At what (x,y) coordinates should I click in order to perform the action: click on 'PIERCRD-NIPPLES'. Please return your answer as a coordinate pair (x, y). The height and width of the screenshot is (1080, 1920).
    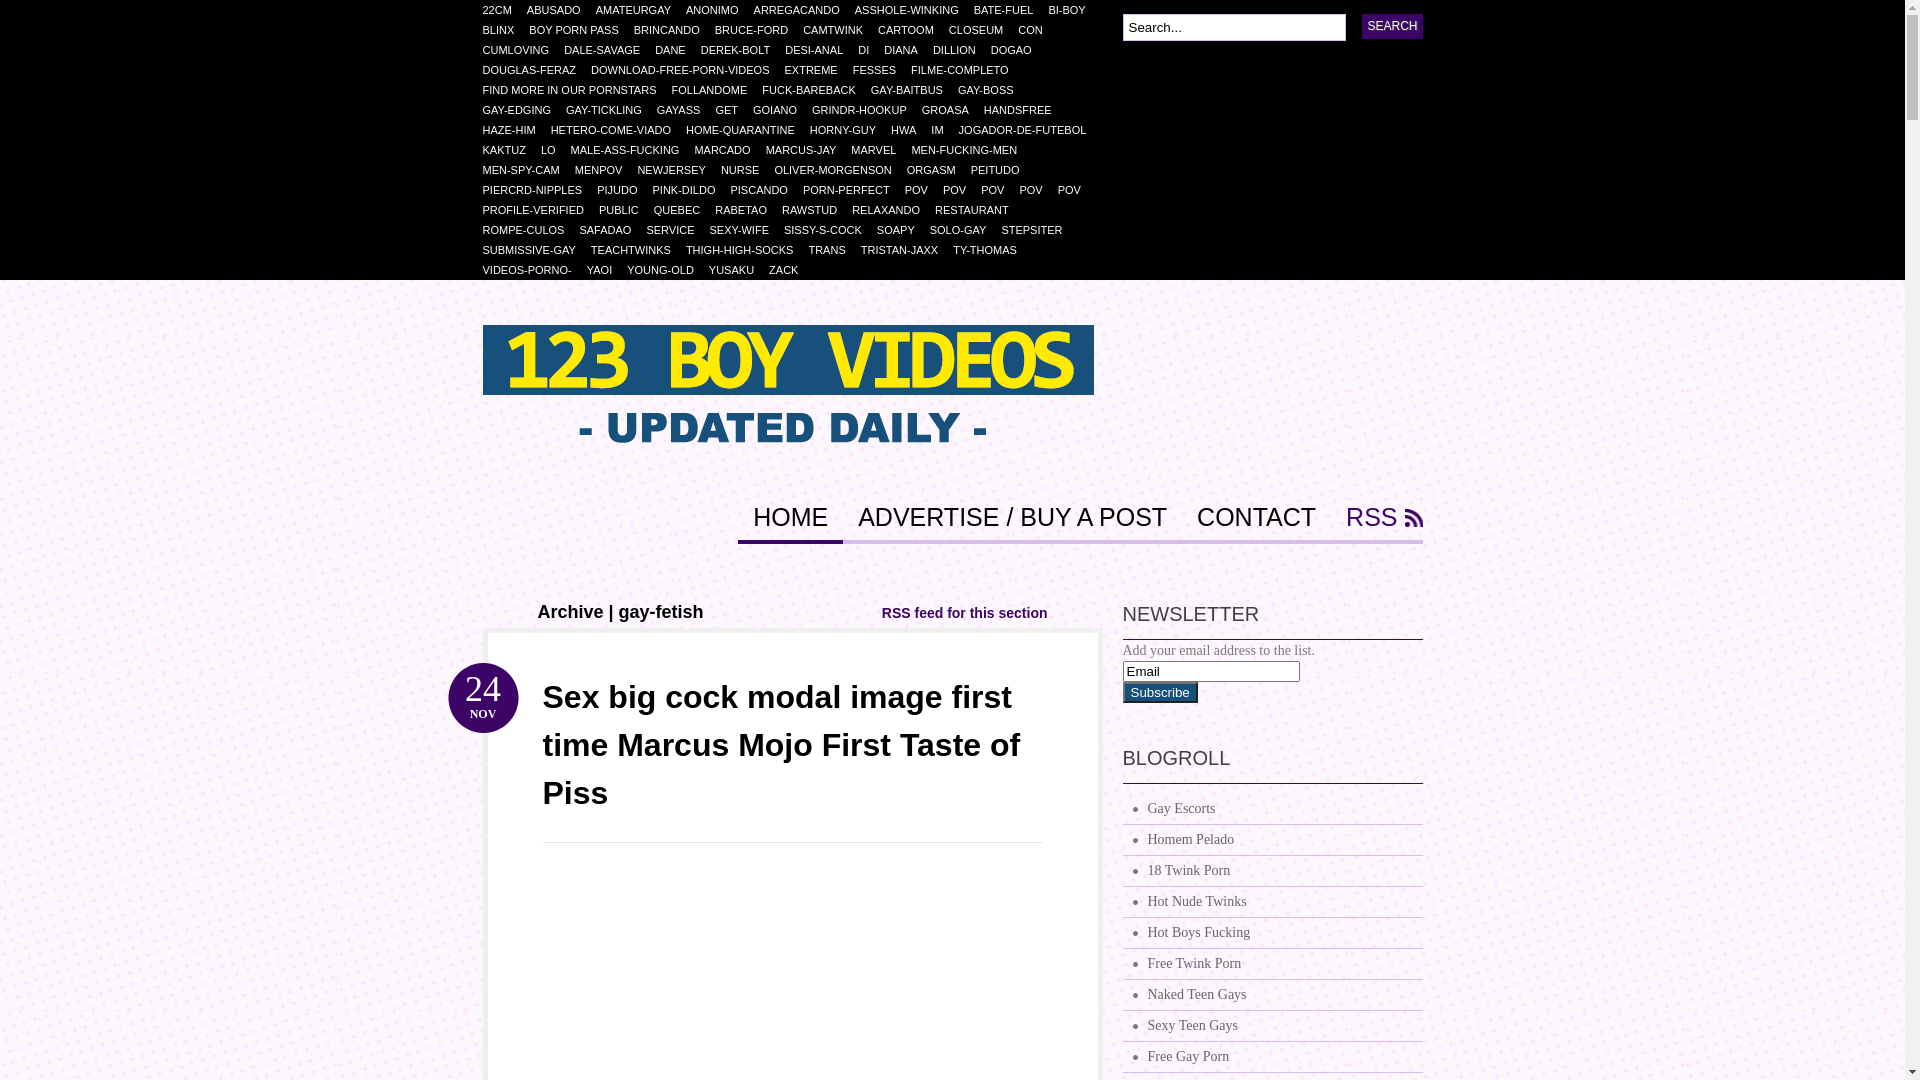
    Looking at the image, I should click on (539, 189).